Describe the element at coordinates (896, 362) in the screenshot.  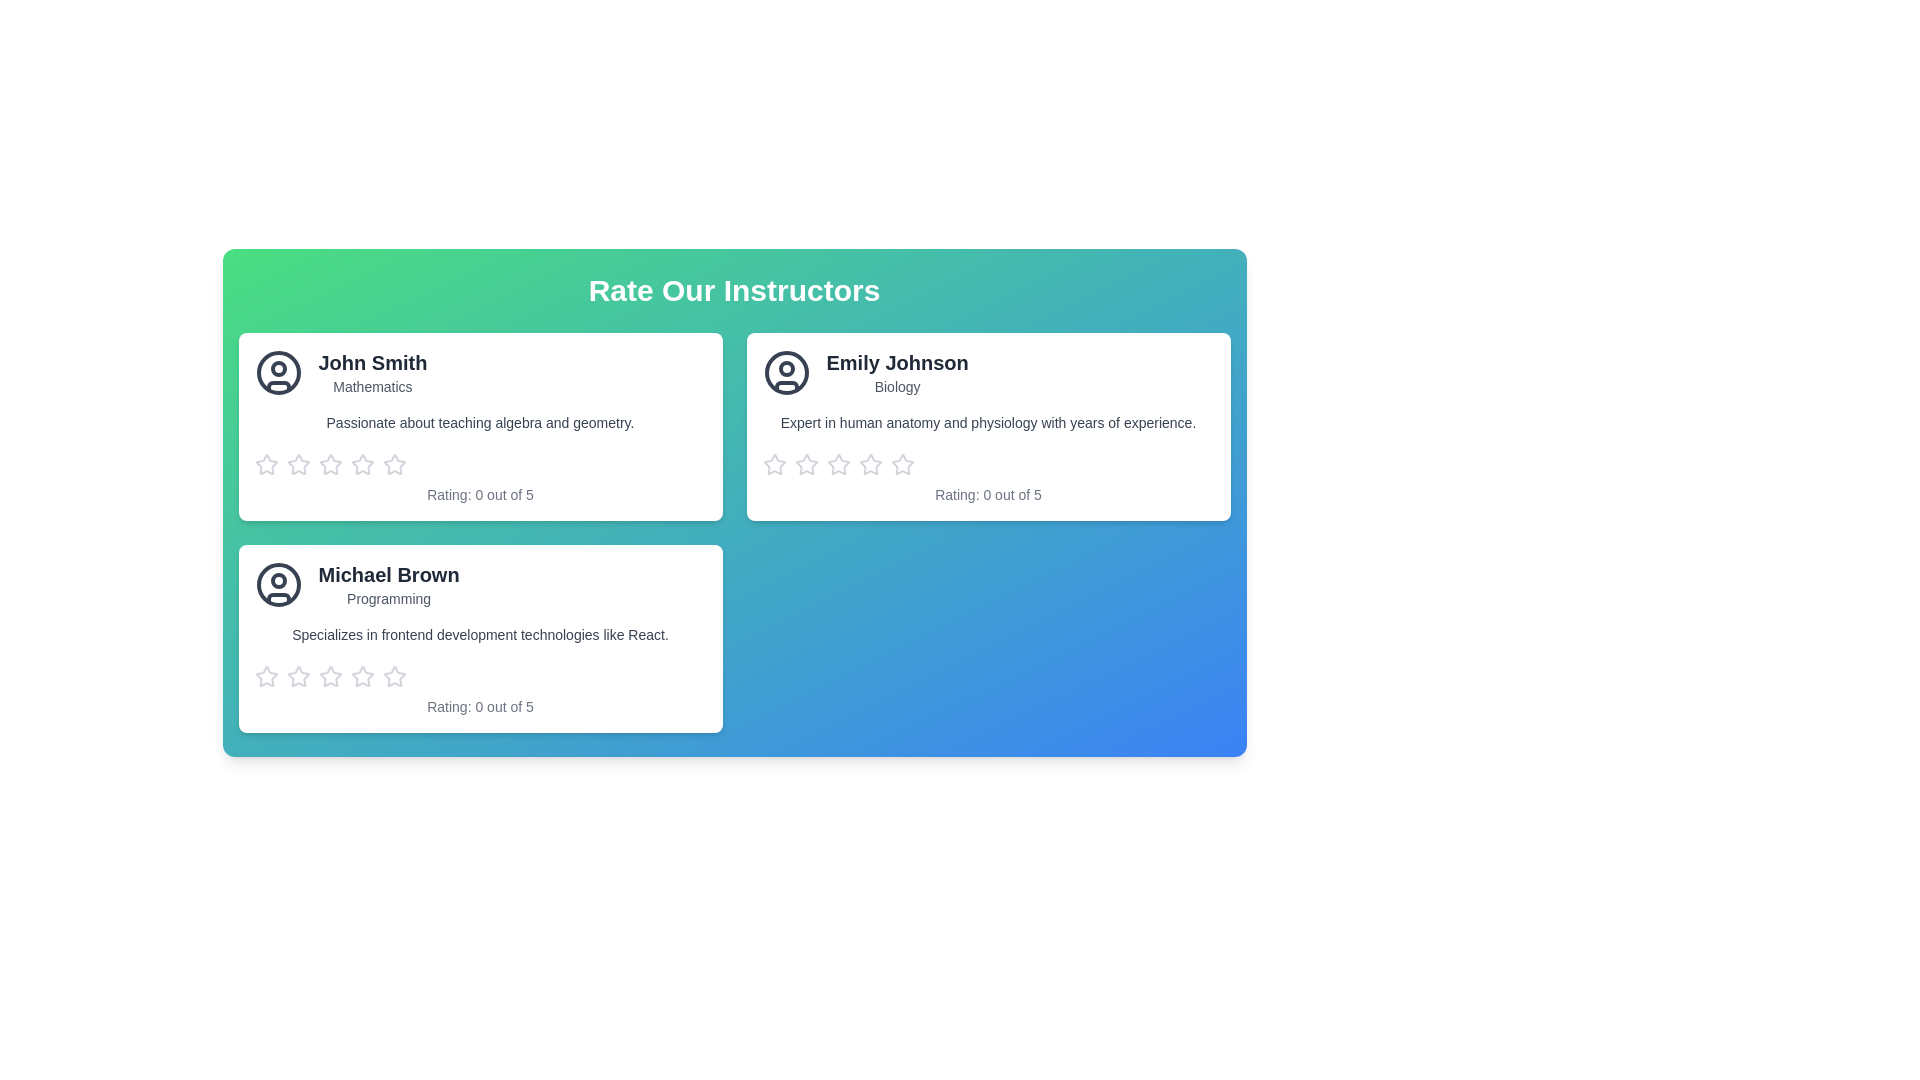
I see `the text element displaying 'Emily Johnson' which is the topmost text in the right profile card, positioned above 'Biology' and to the right of the person icon` at that location.